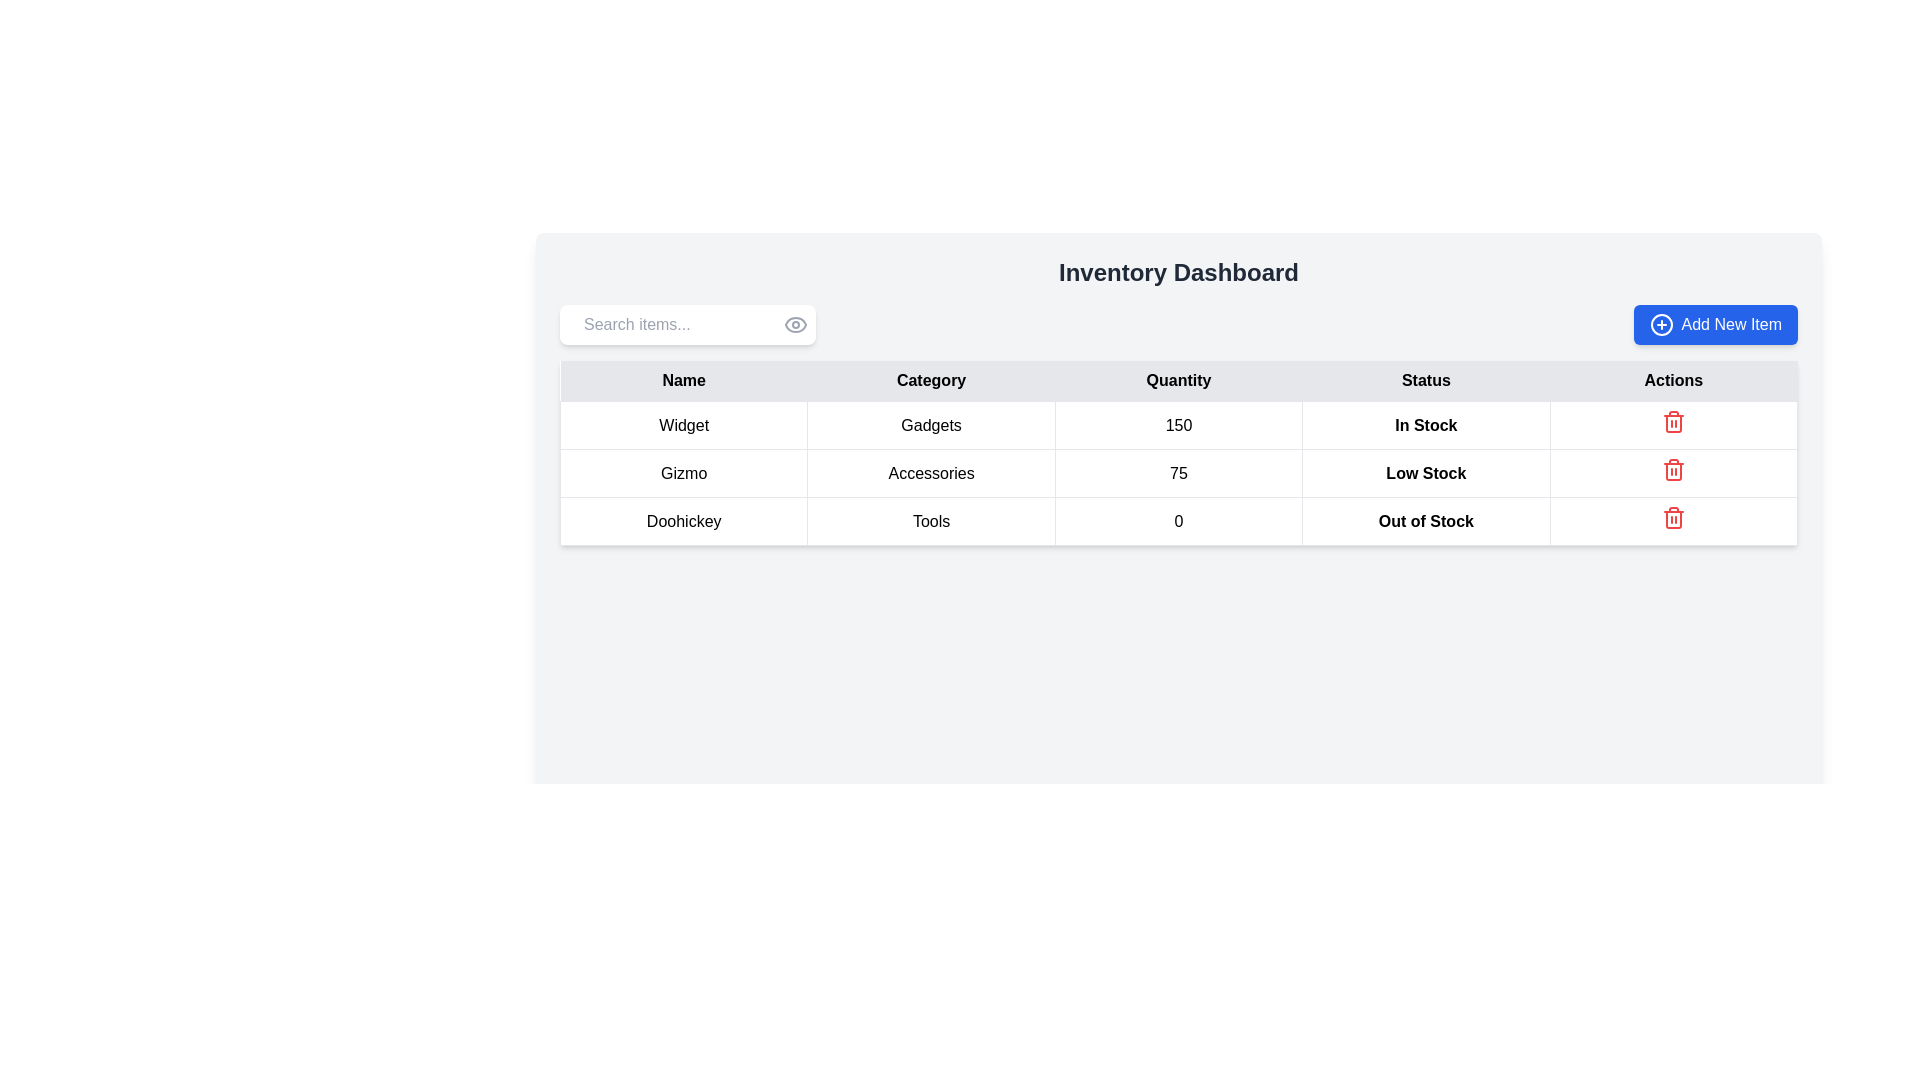  I want to click on the text label displaying the word 'Category' in bold font, which is the second column header in a row of table headers, positioned between 'Name' and 'Quantity', so click(930, 381).